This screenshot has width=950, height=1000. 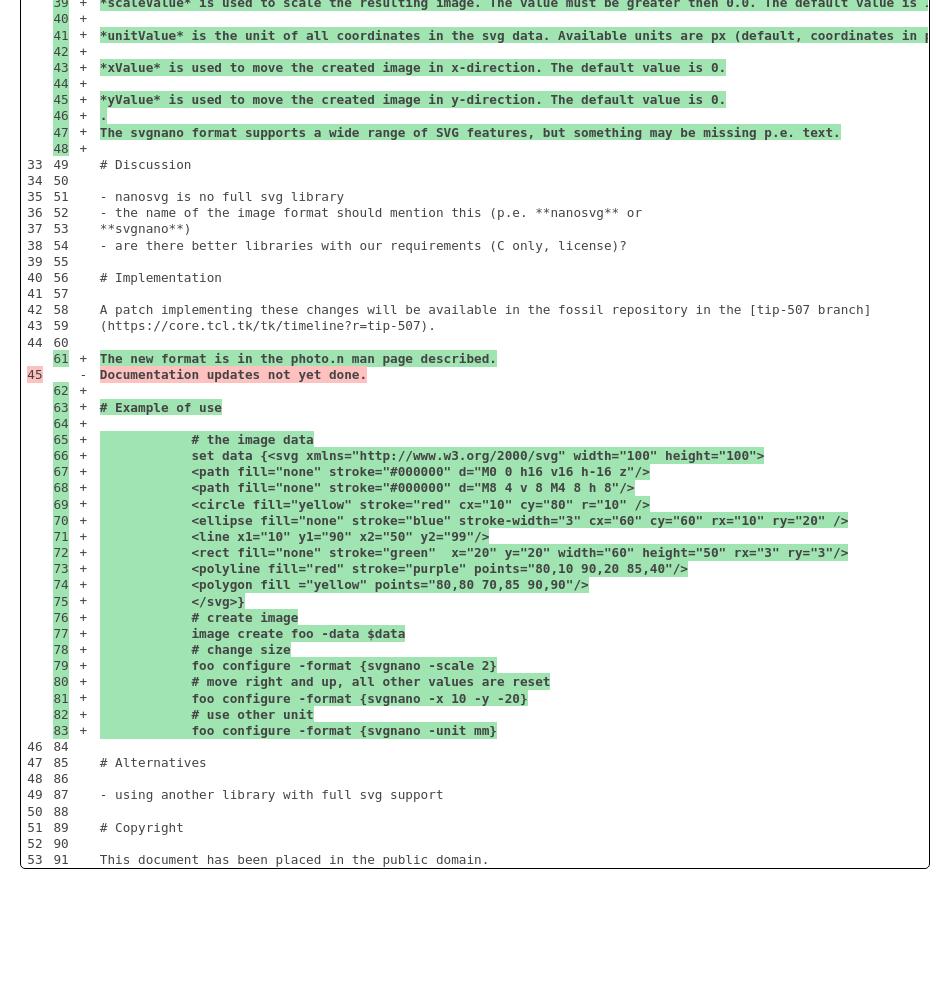 What do you see at coordinates (365, 486) in the screenshot?
I see `'<path fill="none" stroke="#000000" d="M8 4 v 8 M4 8 h 8"/>'` at bounding box center [365, 486].